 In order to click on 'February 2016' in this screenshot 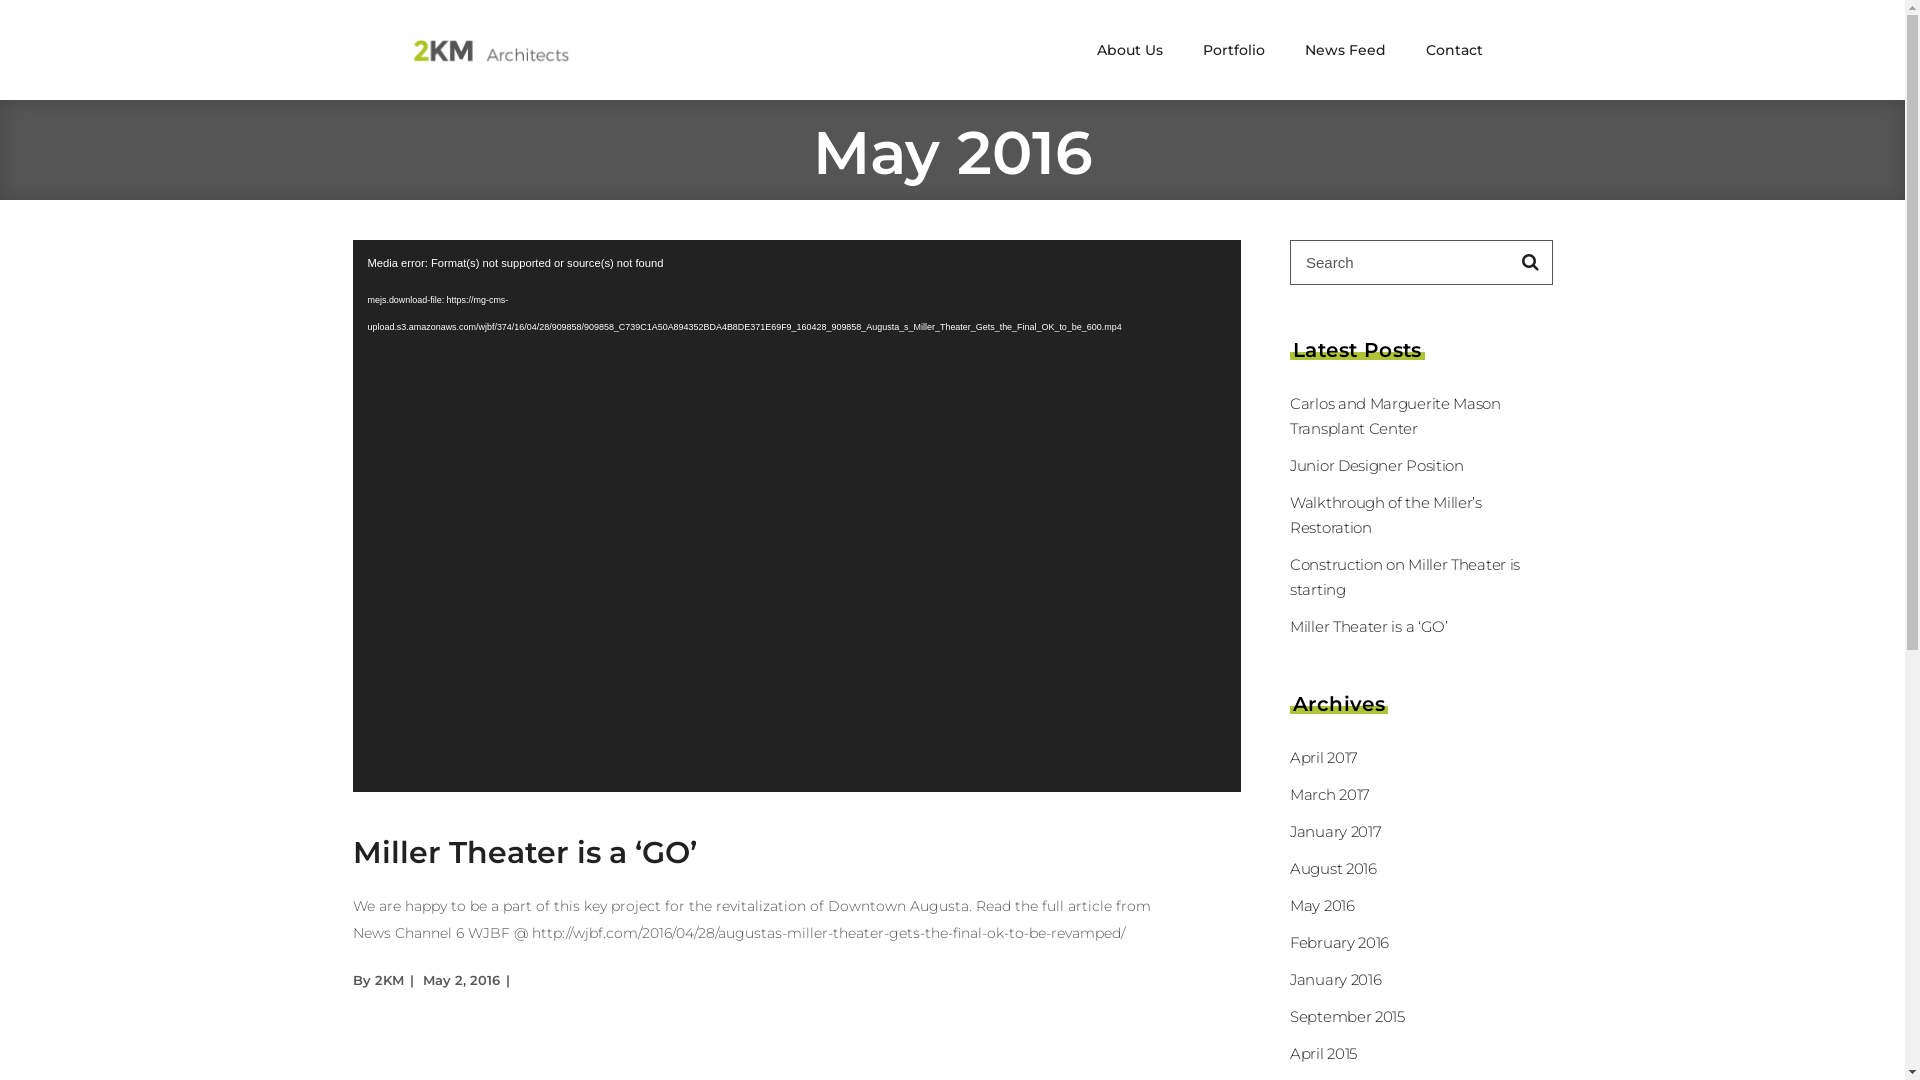, I will do `click(1339, 942)`.